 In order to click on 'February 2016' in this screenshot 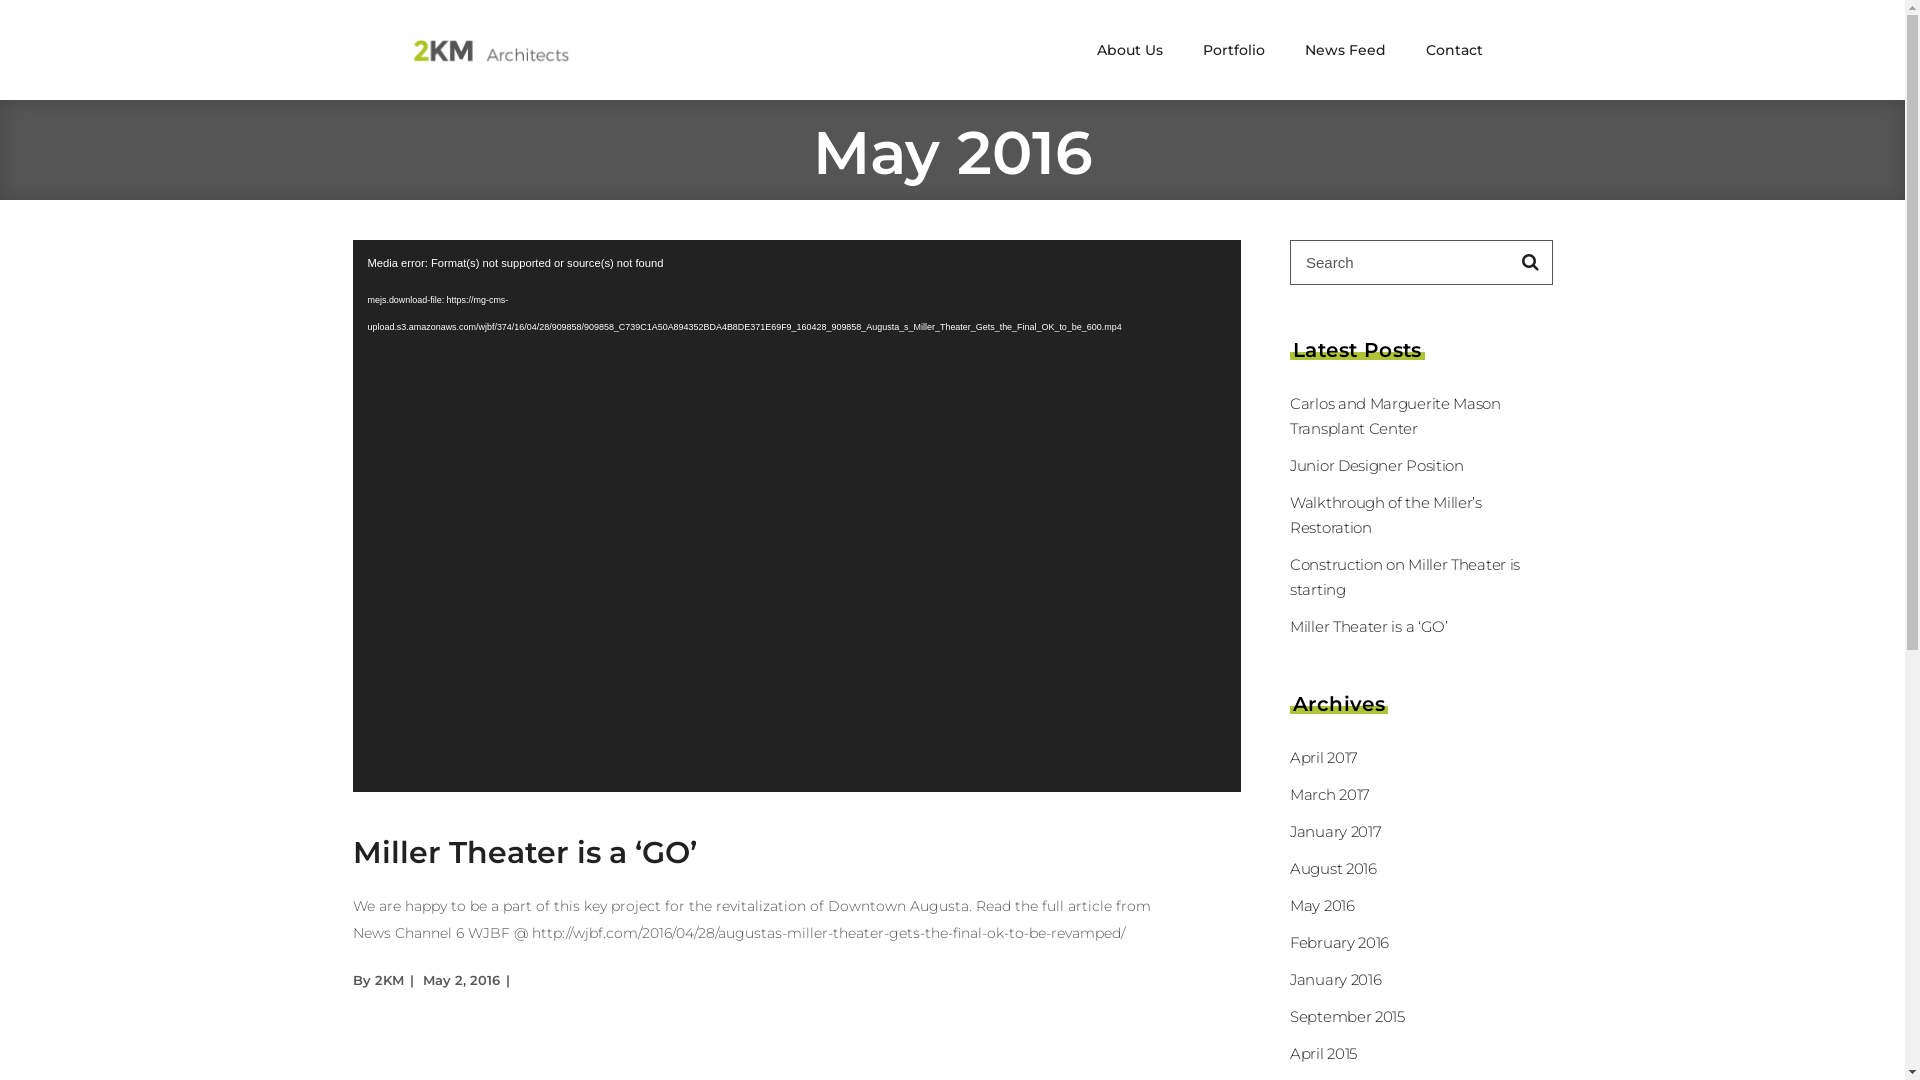, I will do `click(1339, 942)`.